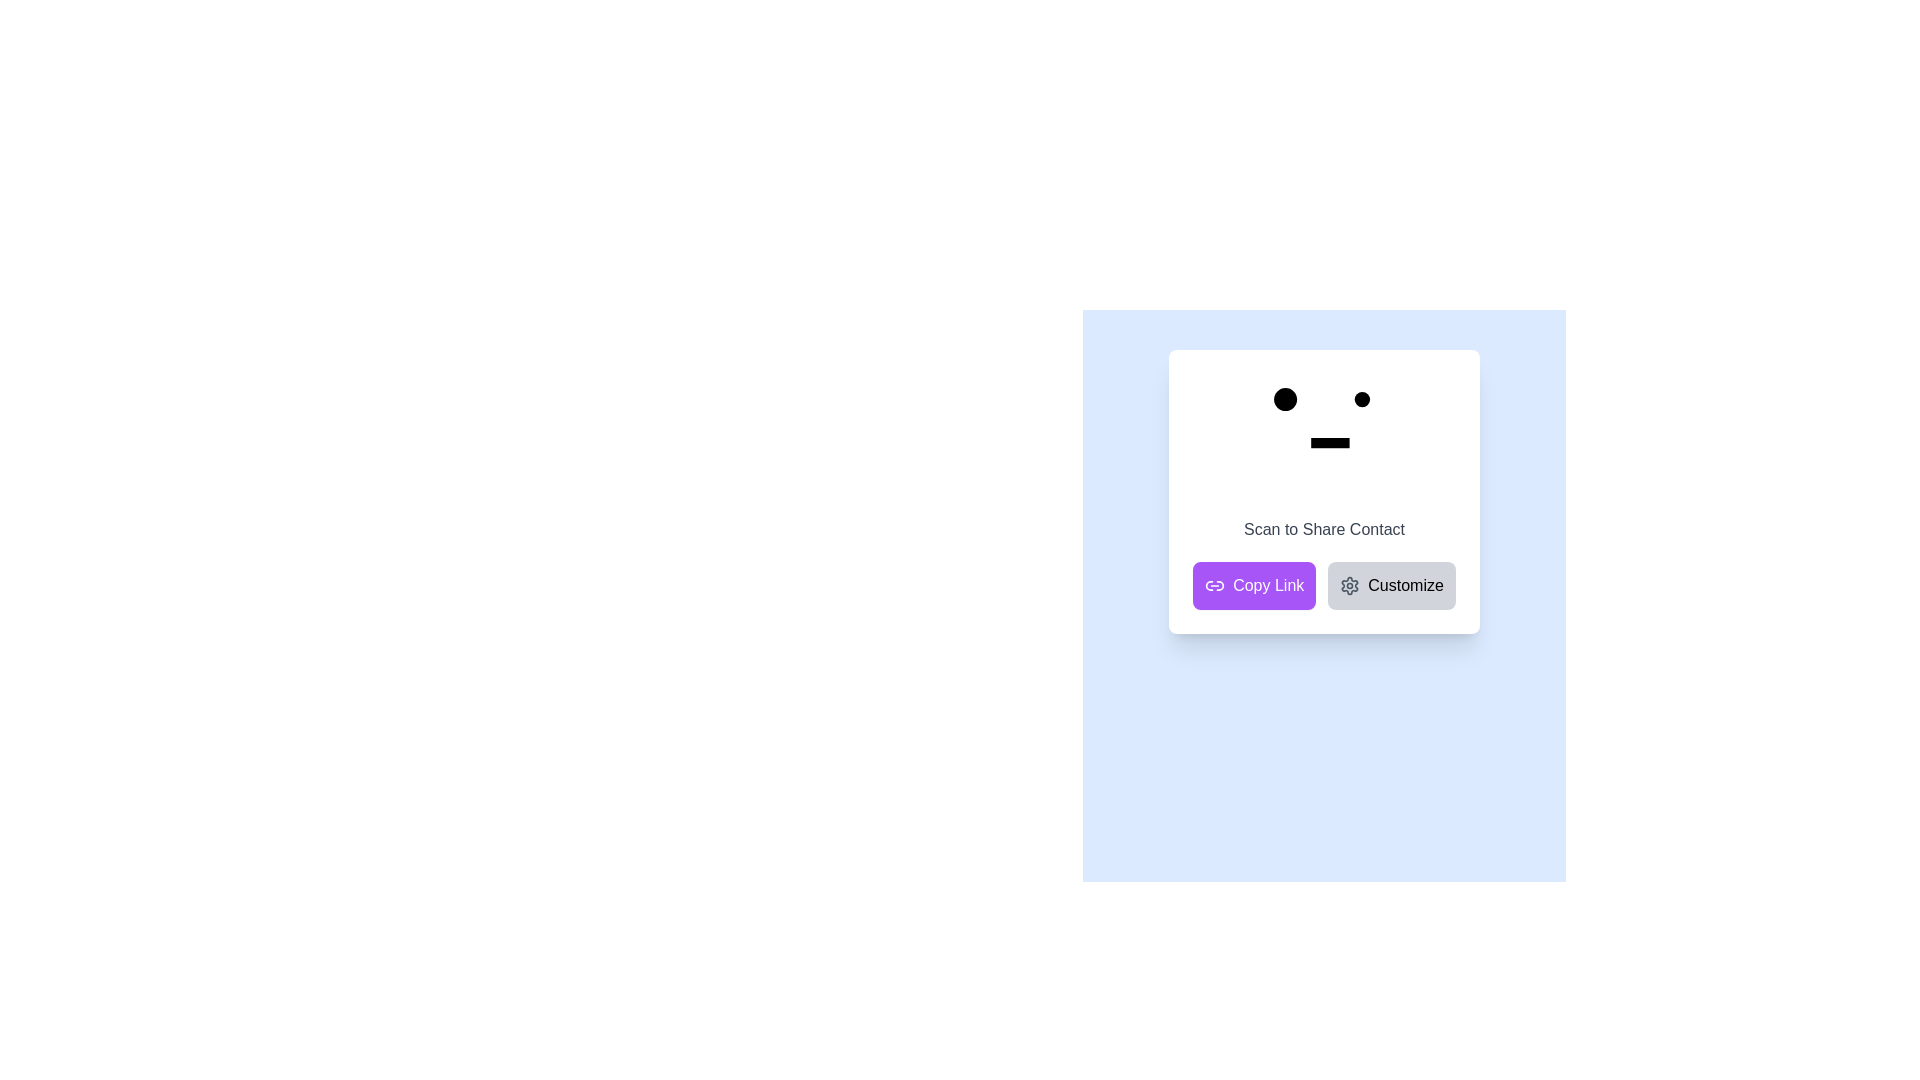 This screenshot has width=1920, height=1080. What do you see at coordinates (1330, 442) in the screenshot?
I see `the rectangular graphical element that resembles a mouth, positioned centrally below two circular shapes resembling eyes` at bounding box center [1330, 442].